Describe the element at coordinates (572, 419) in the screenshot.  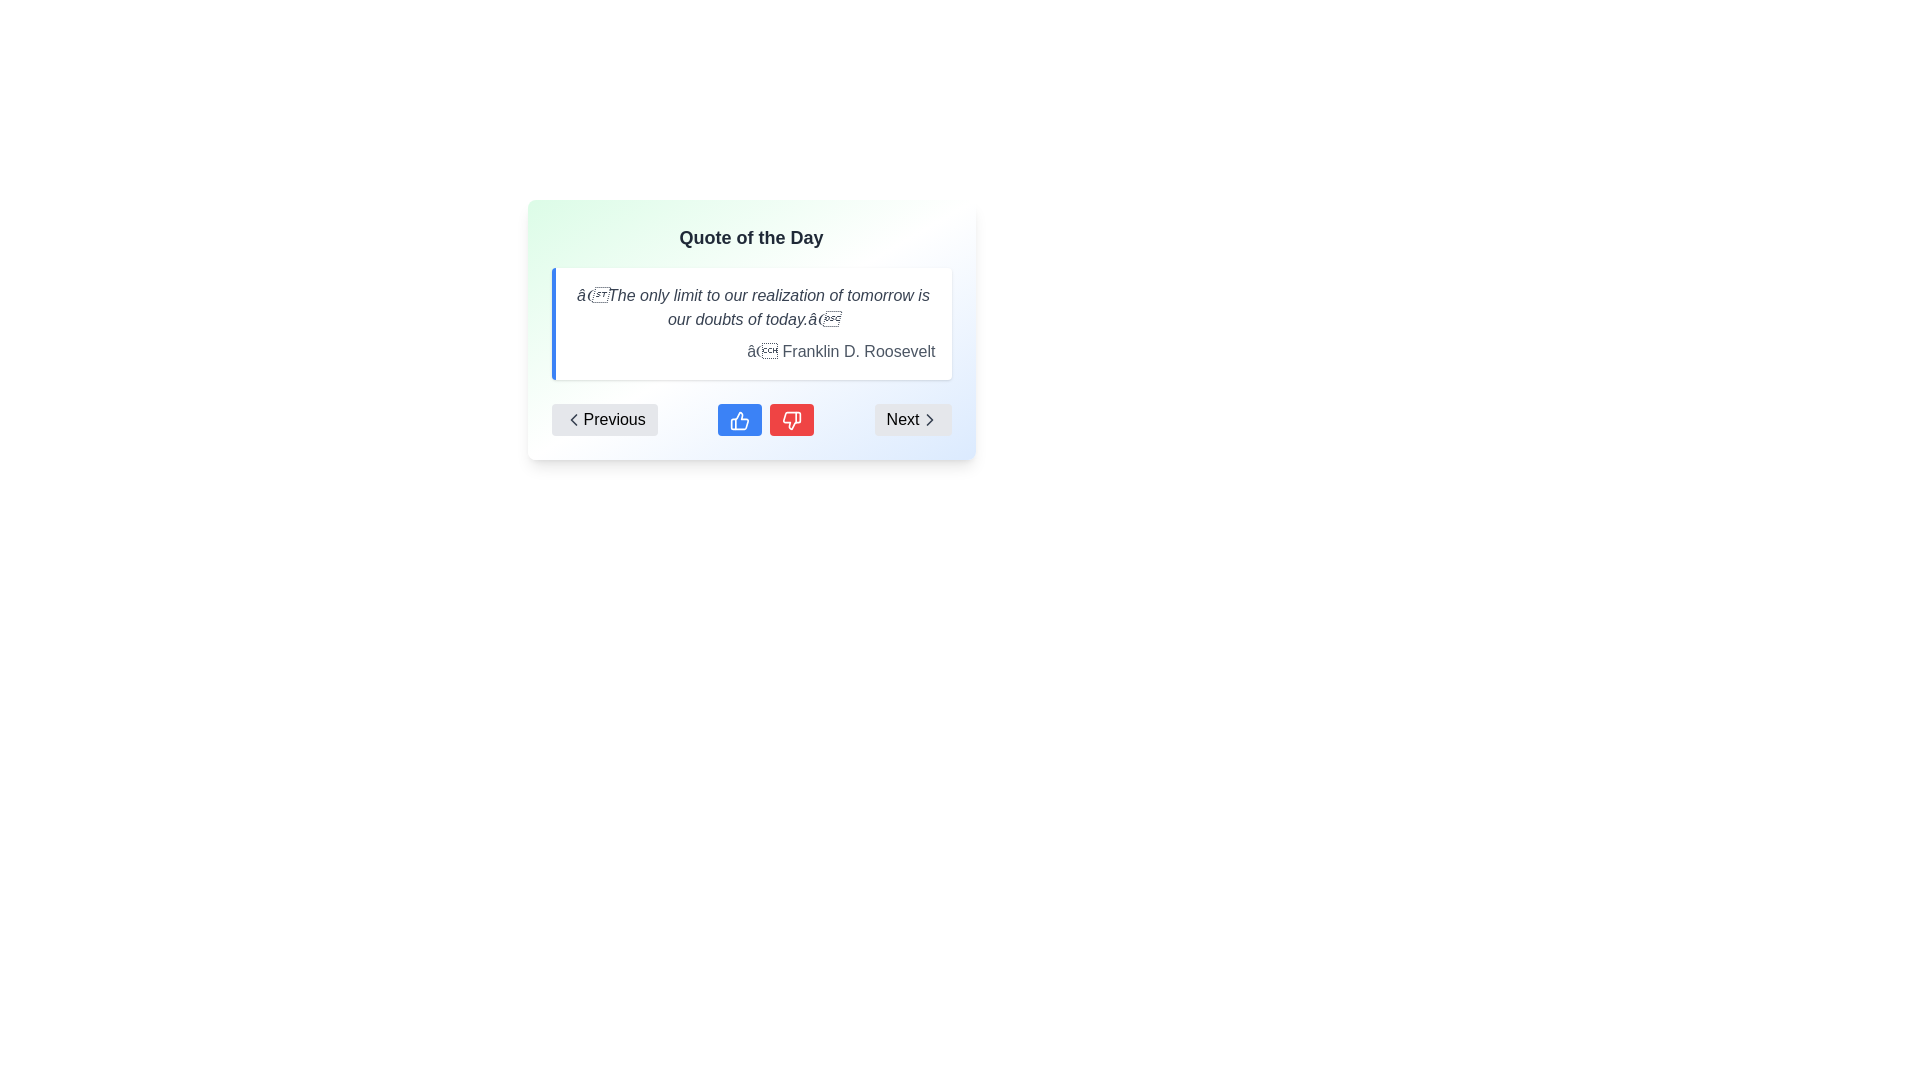
I see `the icon on the left side of the 'Previous' button located at the bottom left corner of the 'Quote of the Day' card` at that location.